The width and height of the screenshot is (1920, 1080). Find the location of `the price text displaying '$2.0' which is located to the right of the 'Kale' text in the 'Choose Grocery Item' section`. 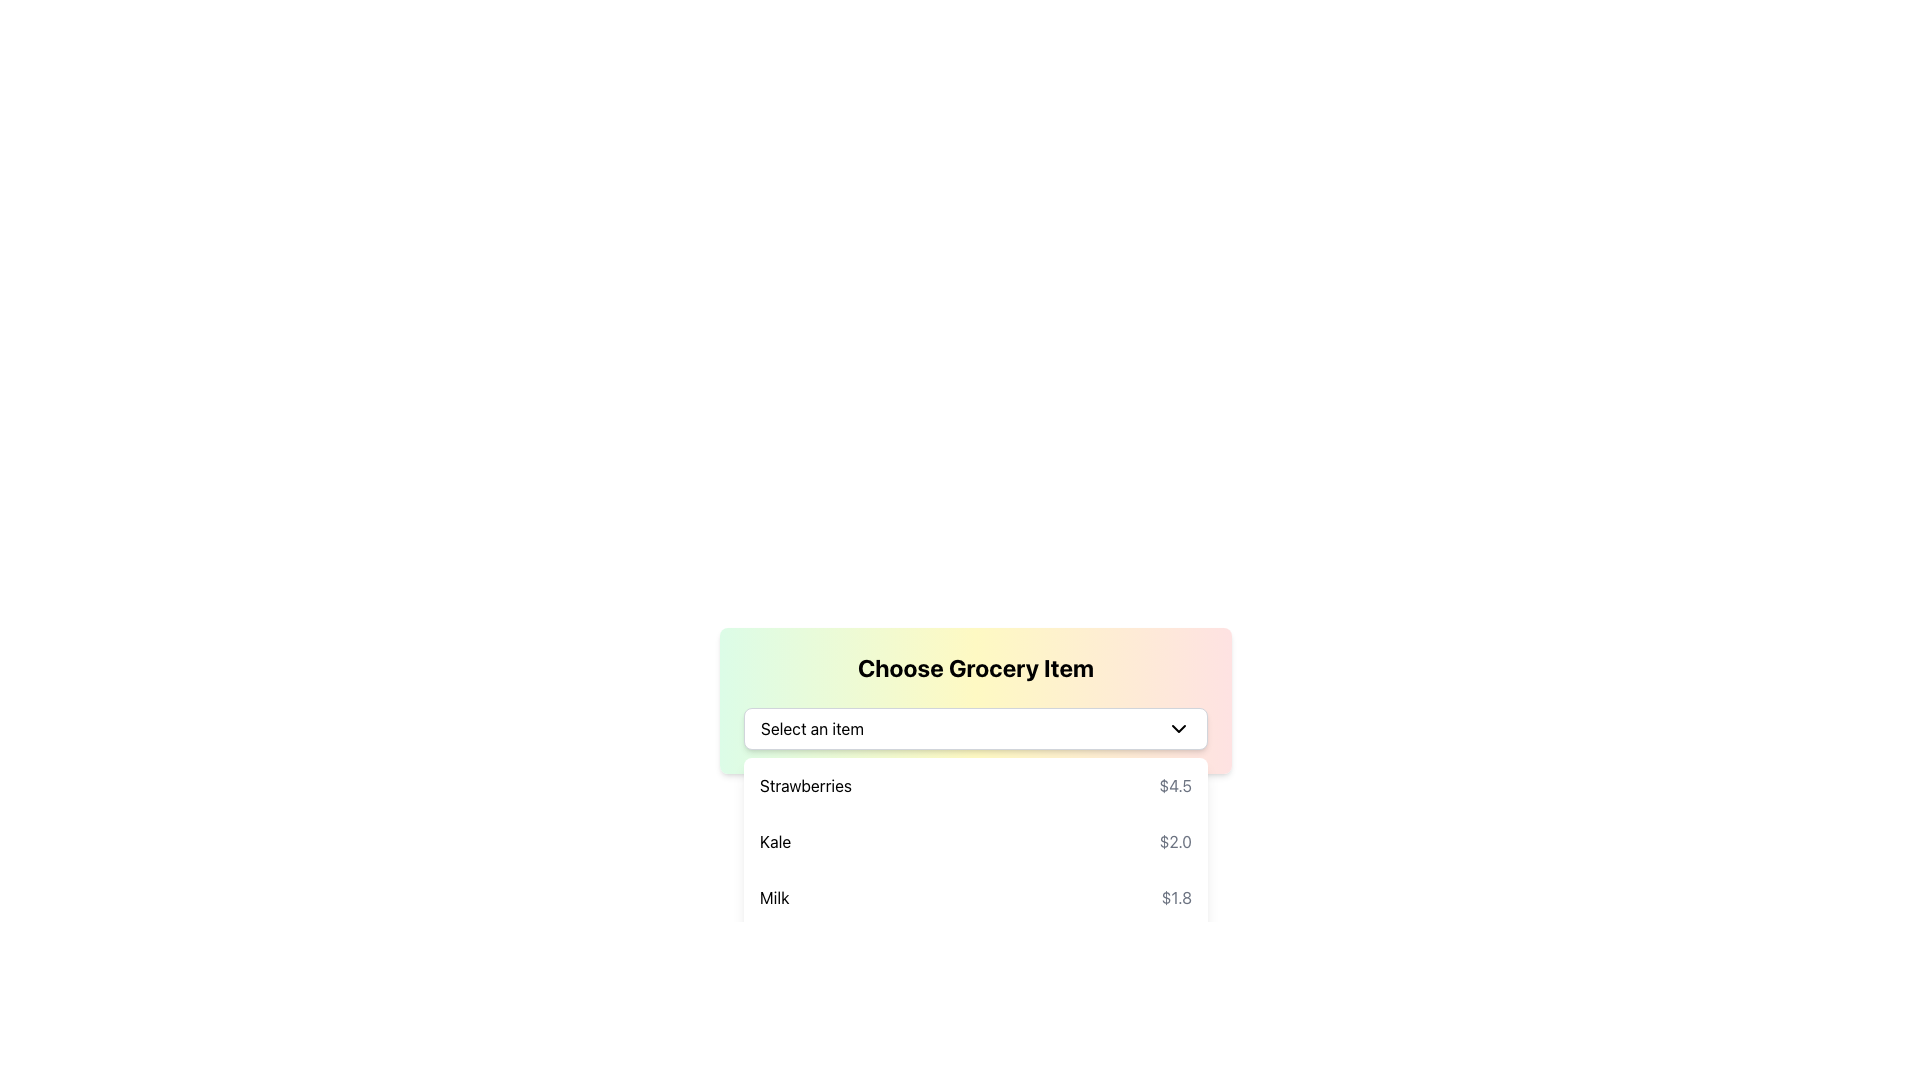

the price text displaying '$2.0' which is located to the right of the 'Kale' text in the 'Choose Grocery Item' section is located at coordinates (1175, 841).